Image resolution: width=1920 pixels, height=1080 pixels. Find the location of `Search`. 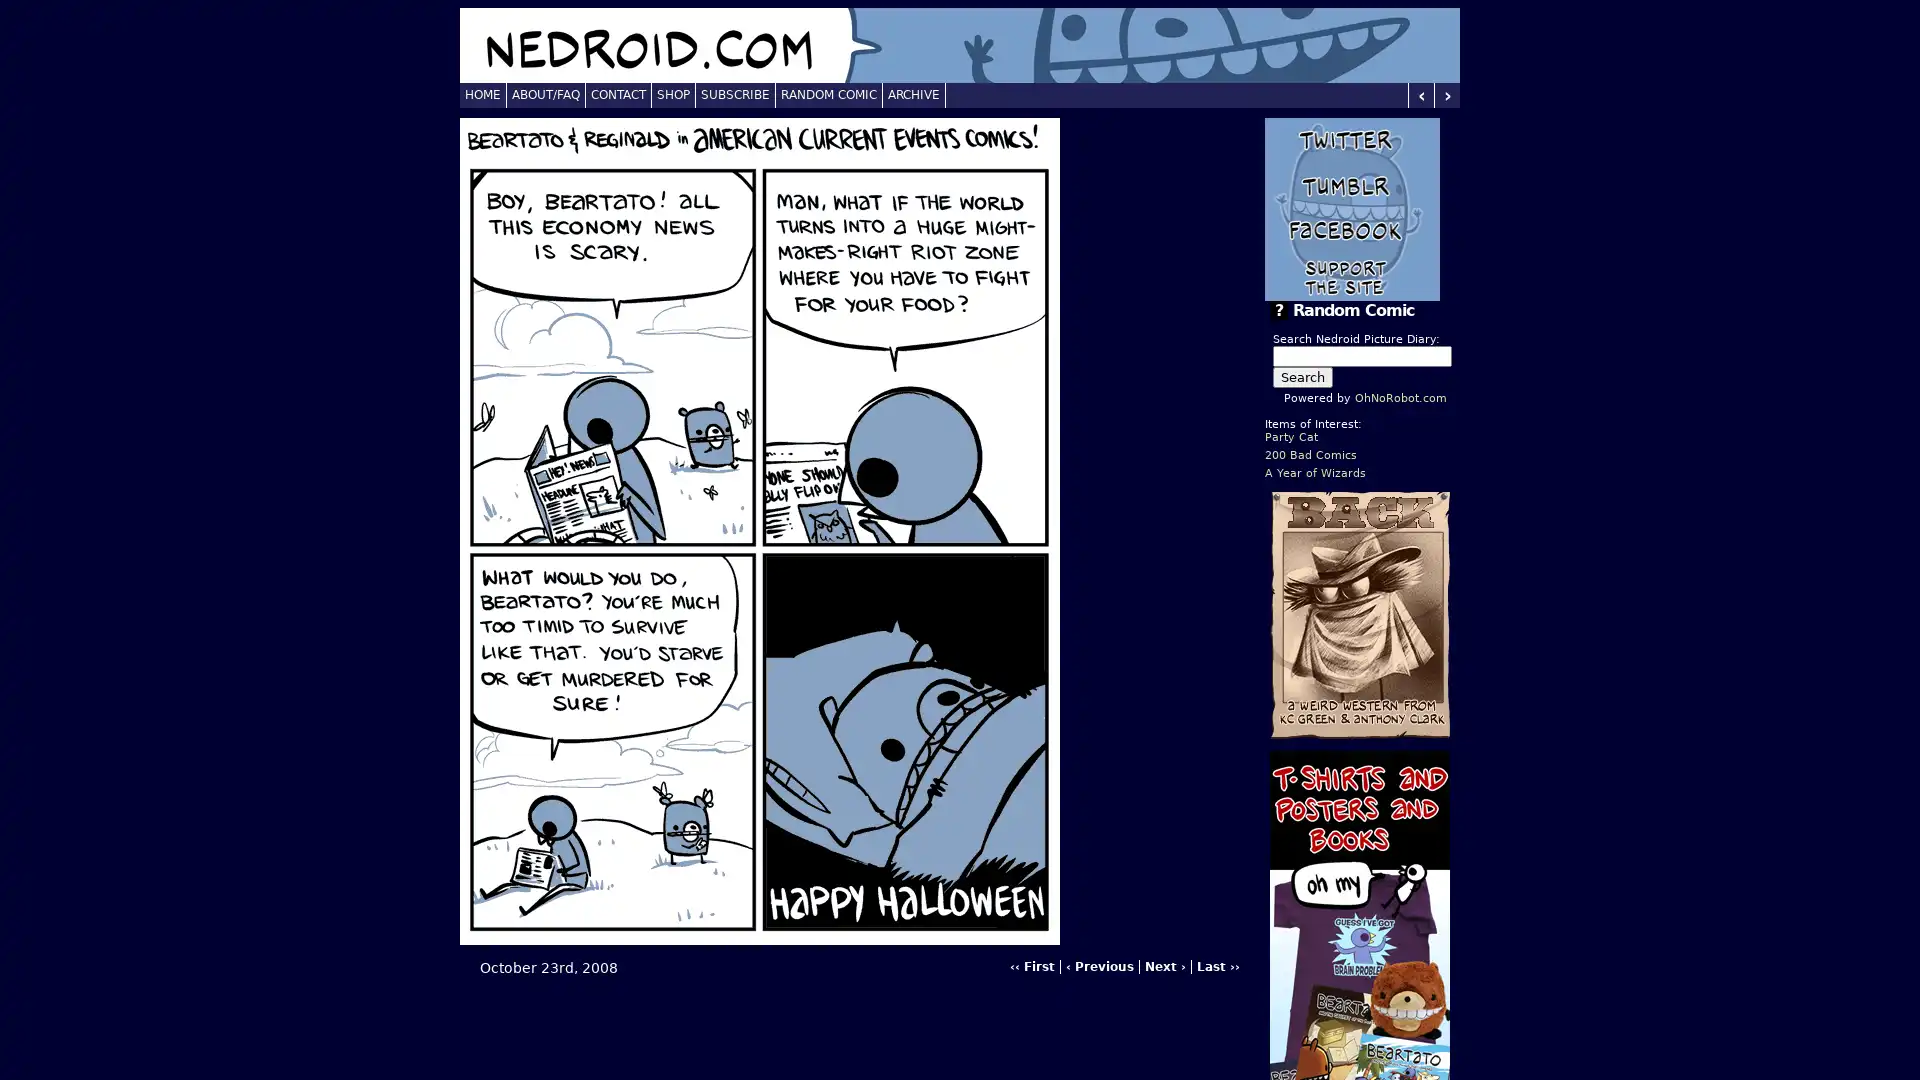

Search is located at coordinates (1302, 377).